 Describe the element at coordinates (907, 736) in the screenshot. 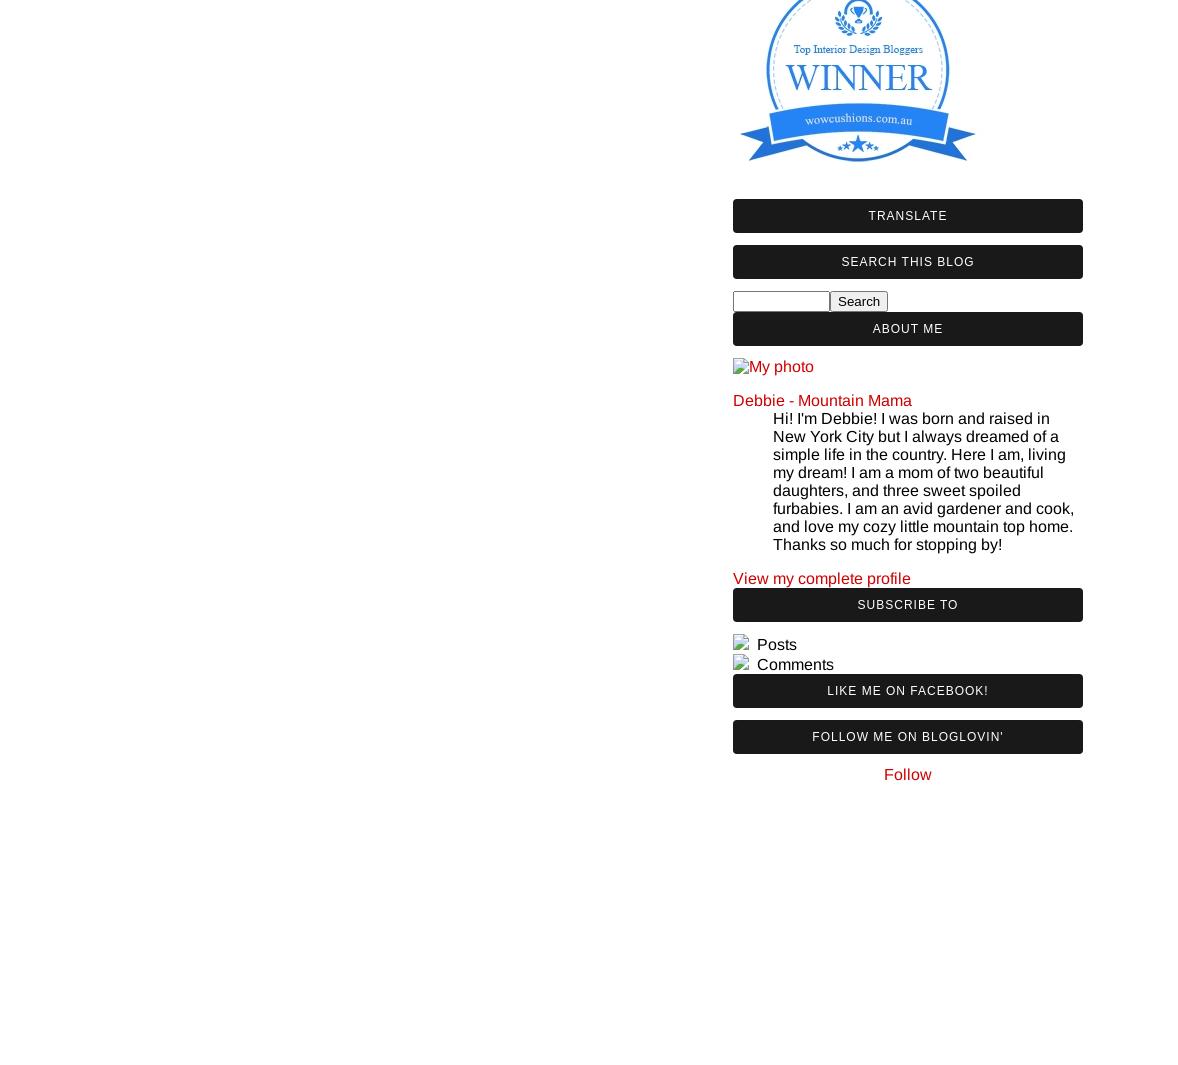

I see `'Follow Me on BLOGLOVIN''` at that location.